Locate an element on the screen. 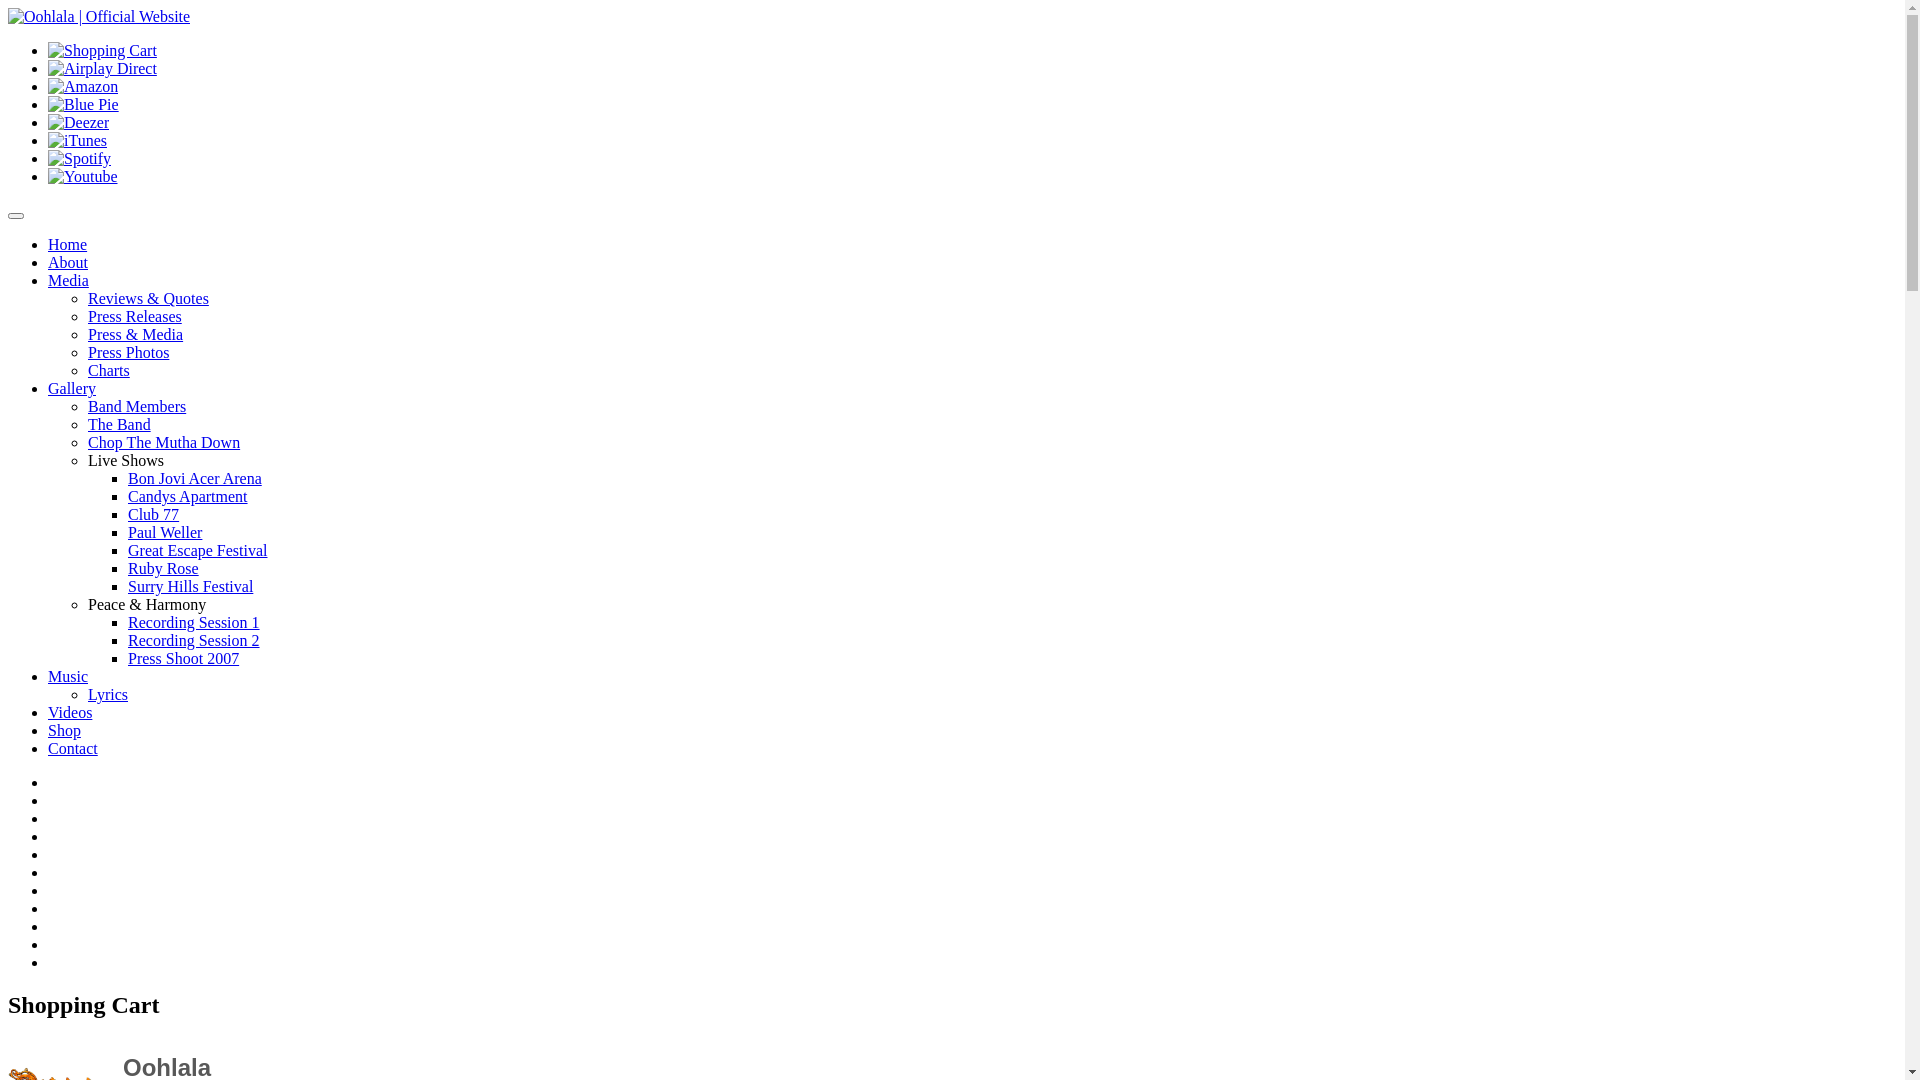 Image resolution: width=1920 pixels, height=1080 pixels. 'Spotify' is located at coordinates (48, 157).